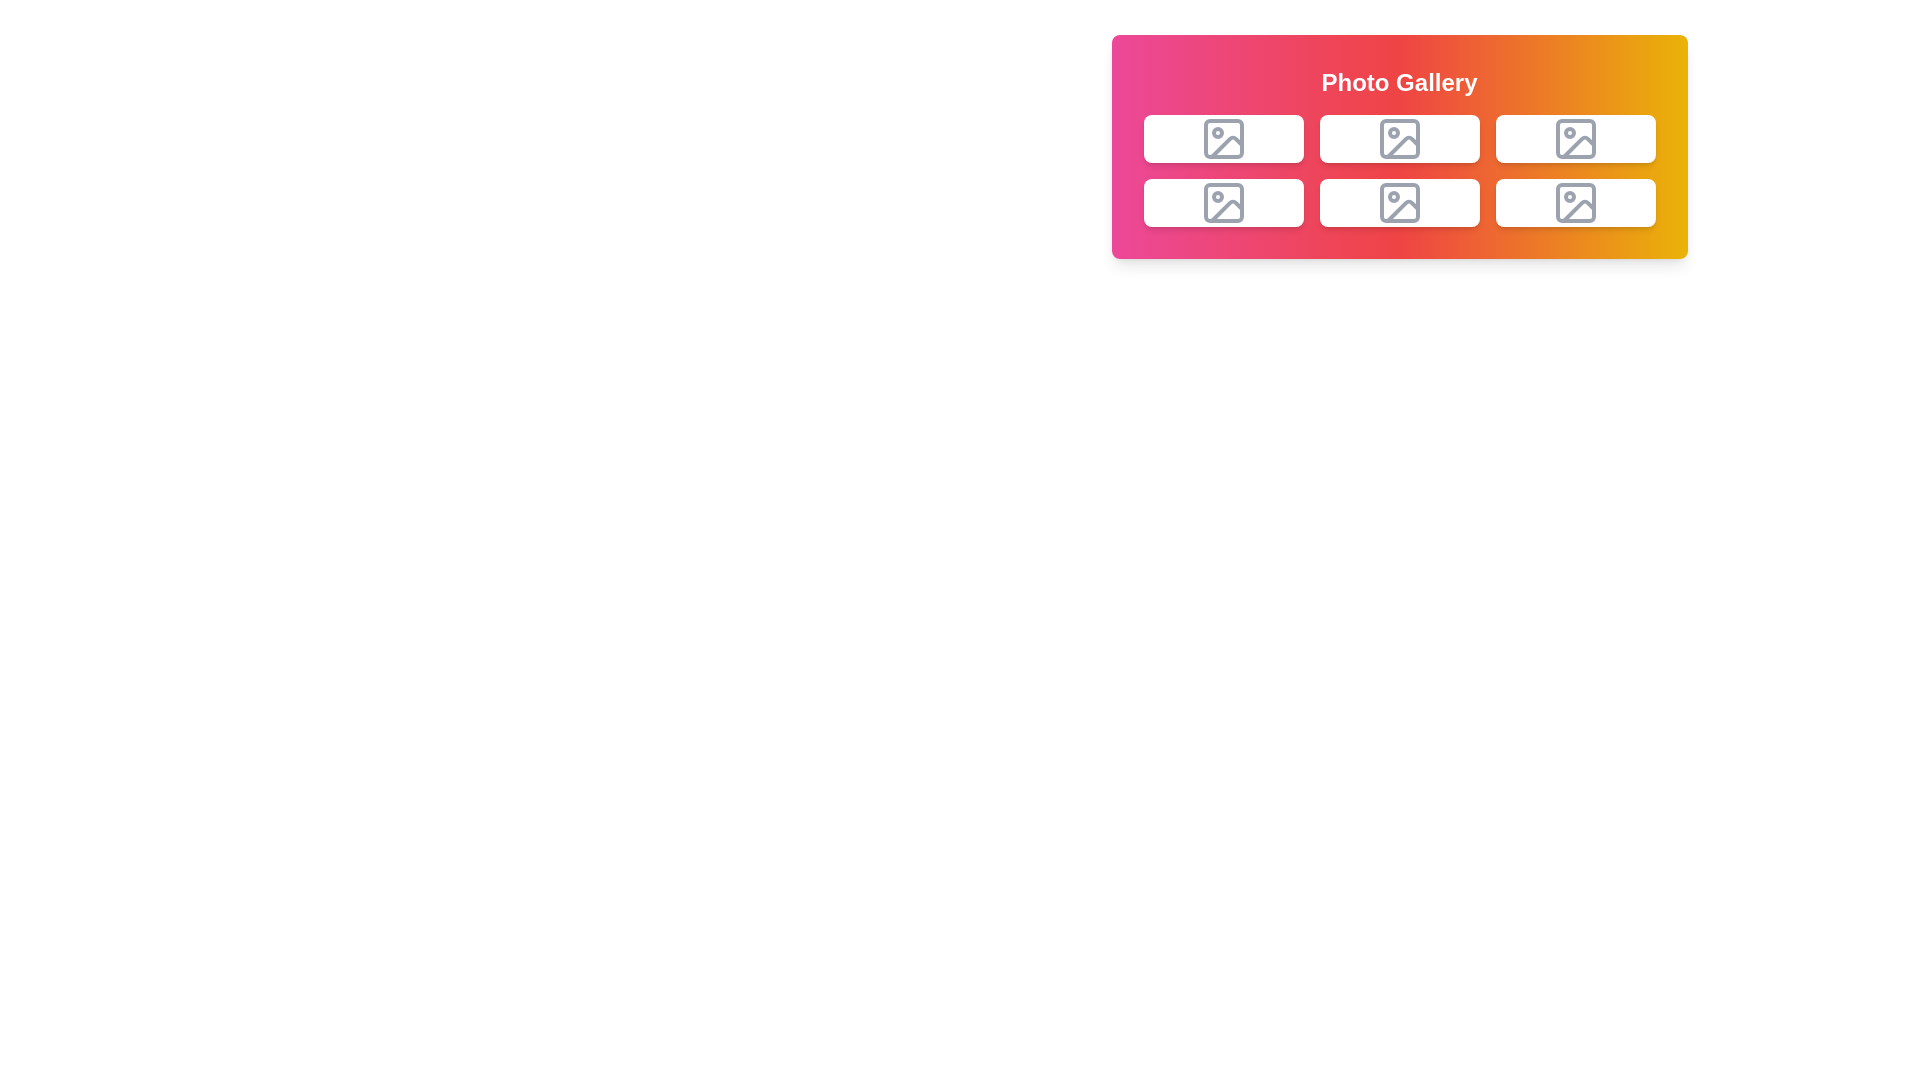 This screenshot has height=1080, width=1920. Describe the element at coordinates (1398, 137) in the screenshot. I see `the second image icon in the top row of the Photo Gallery` at that location.